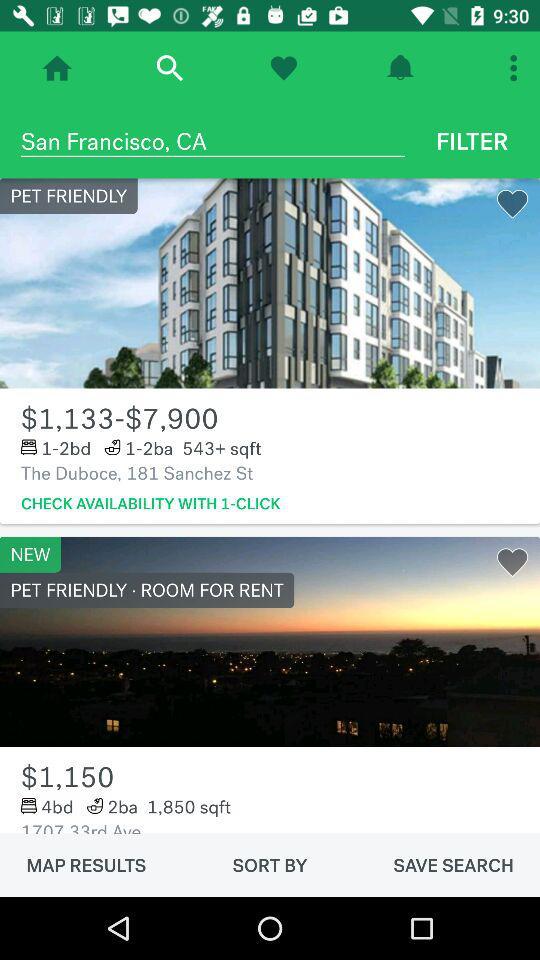 The width and height of the screenshot is (540, 960). What do you see at coordinates (57, 68) in the screenshot?
I see `home screen` at bounding box center [57, 68].